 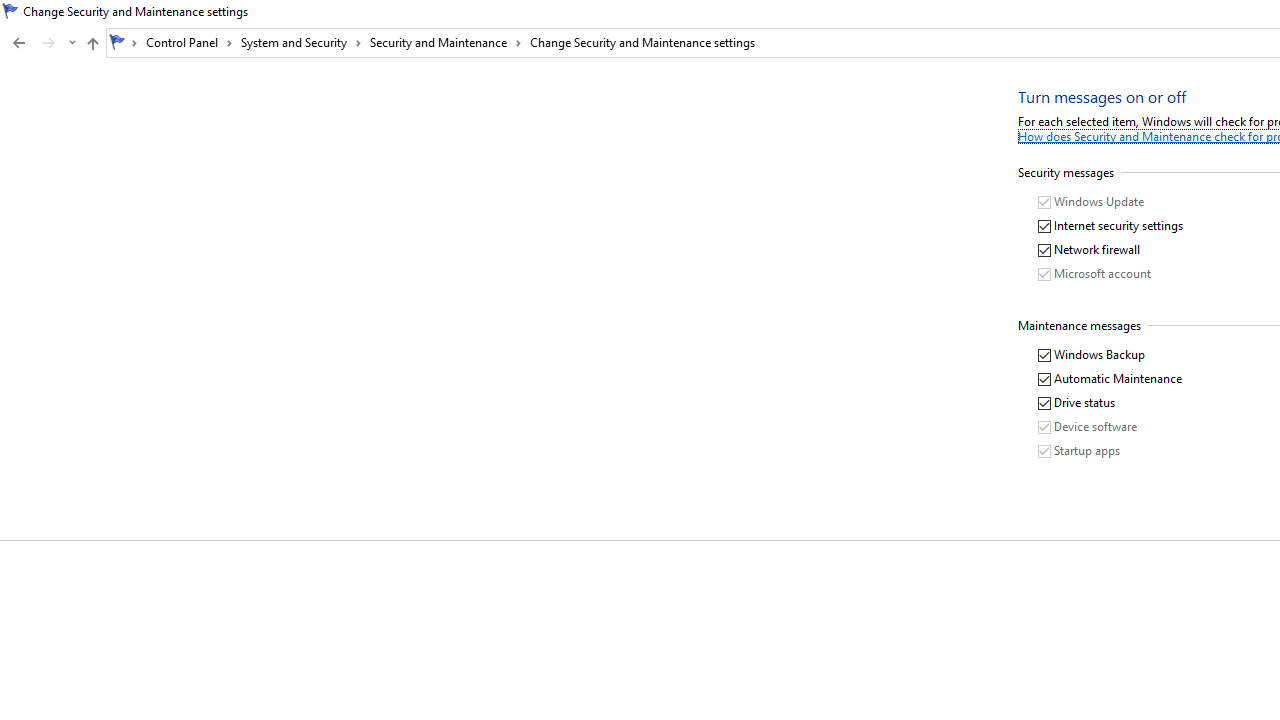 I want to click on 'All locations', so click(x=123, y=42).